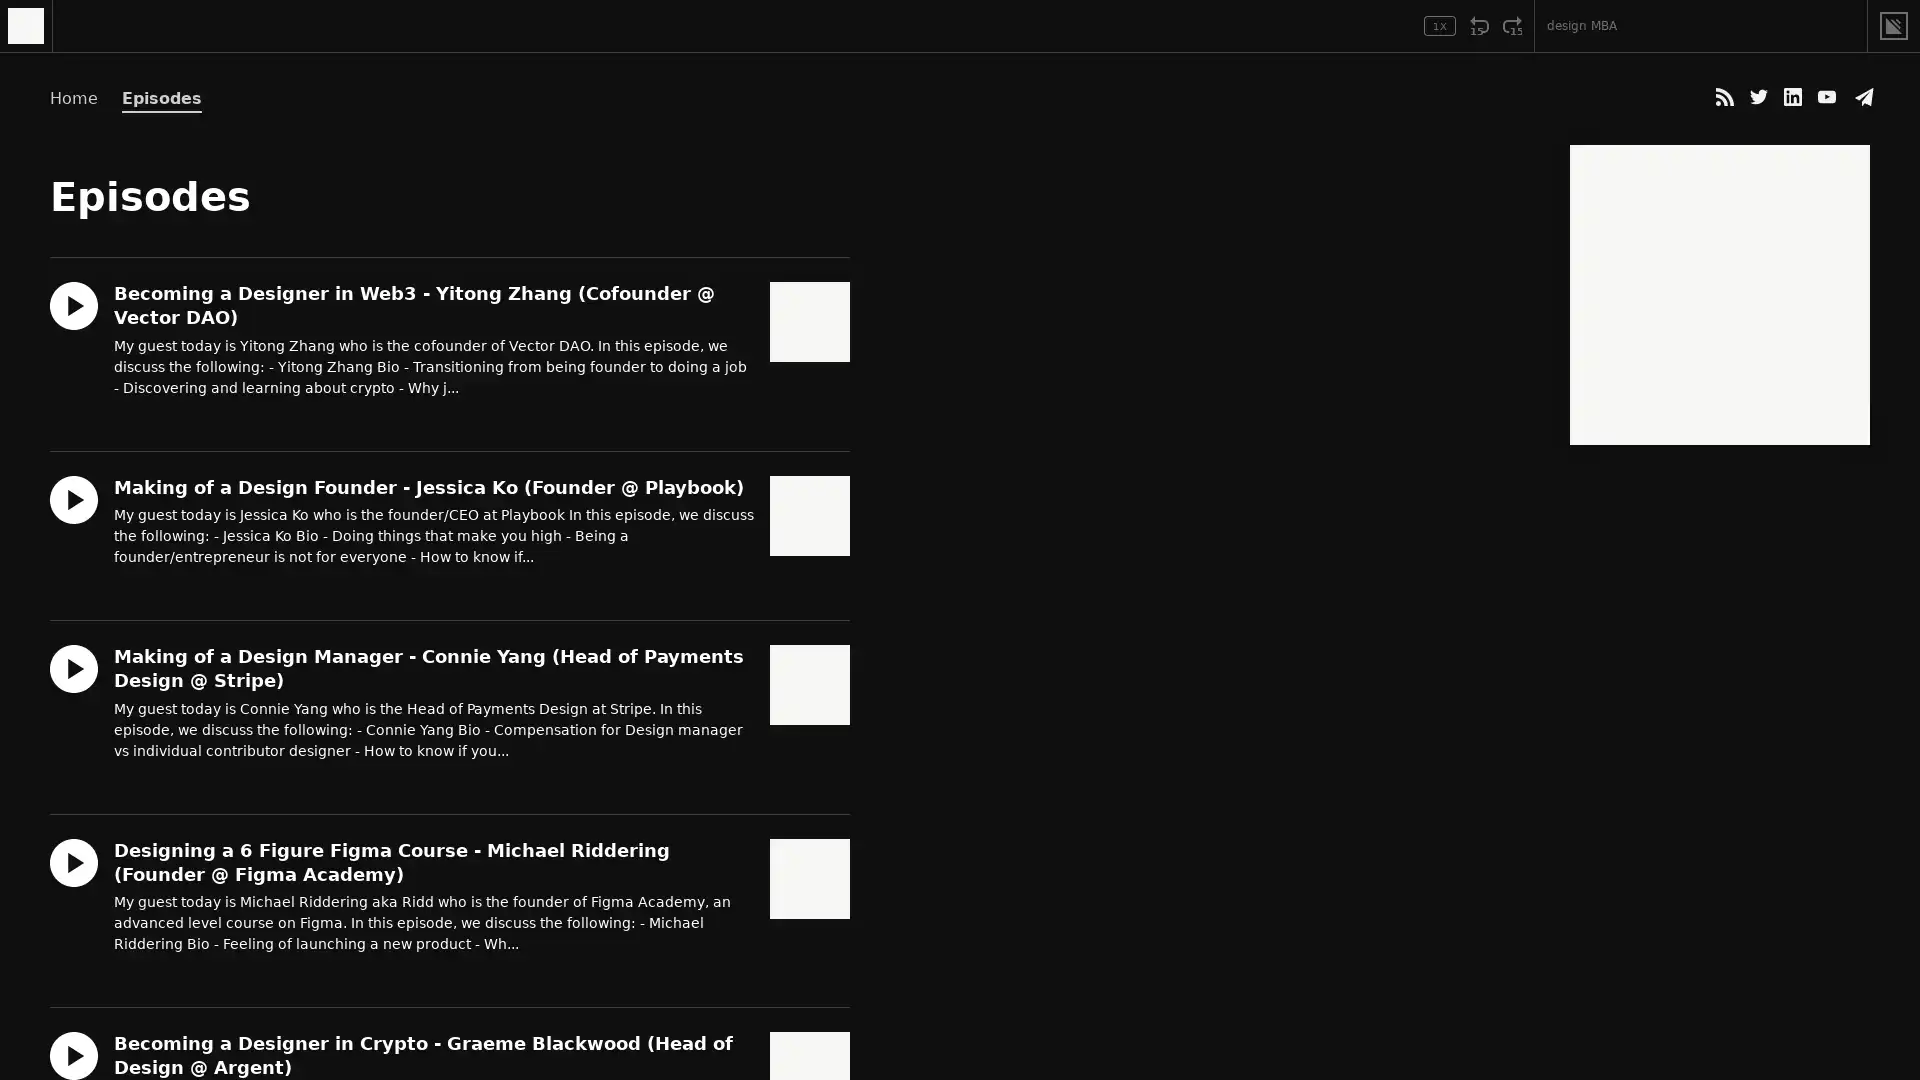 This screenshot has height=1080, width=1920. What do you see at coordinates (1440, 26) in the screenshot?
I see `Toggle Speed: Current Speed 1x` at bounding box center [1440, 26].